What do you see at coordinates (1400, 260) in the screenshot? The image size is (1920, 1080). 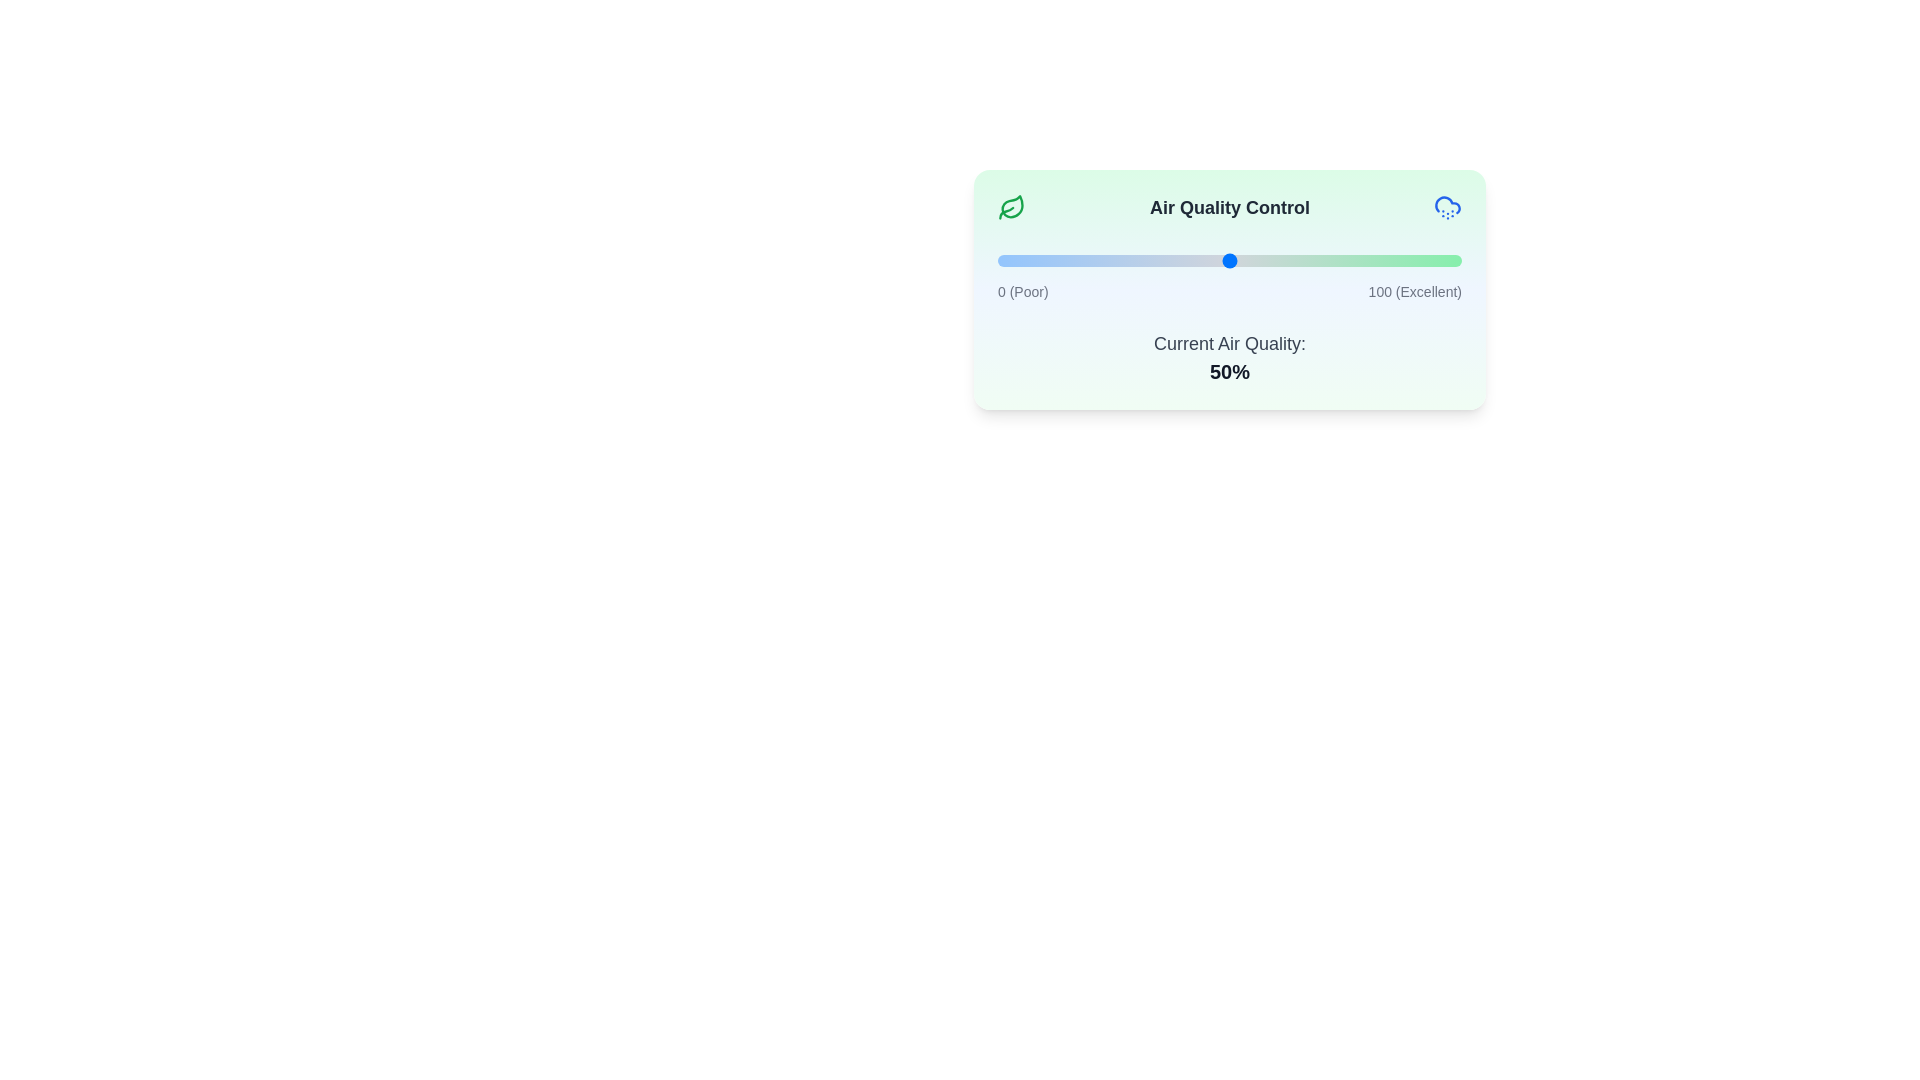 I see `the air quality slider to 87%` at bounding box center [1400, 260].